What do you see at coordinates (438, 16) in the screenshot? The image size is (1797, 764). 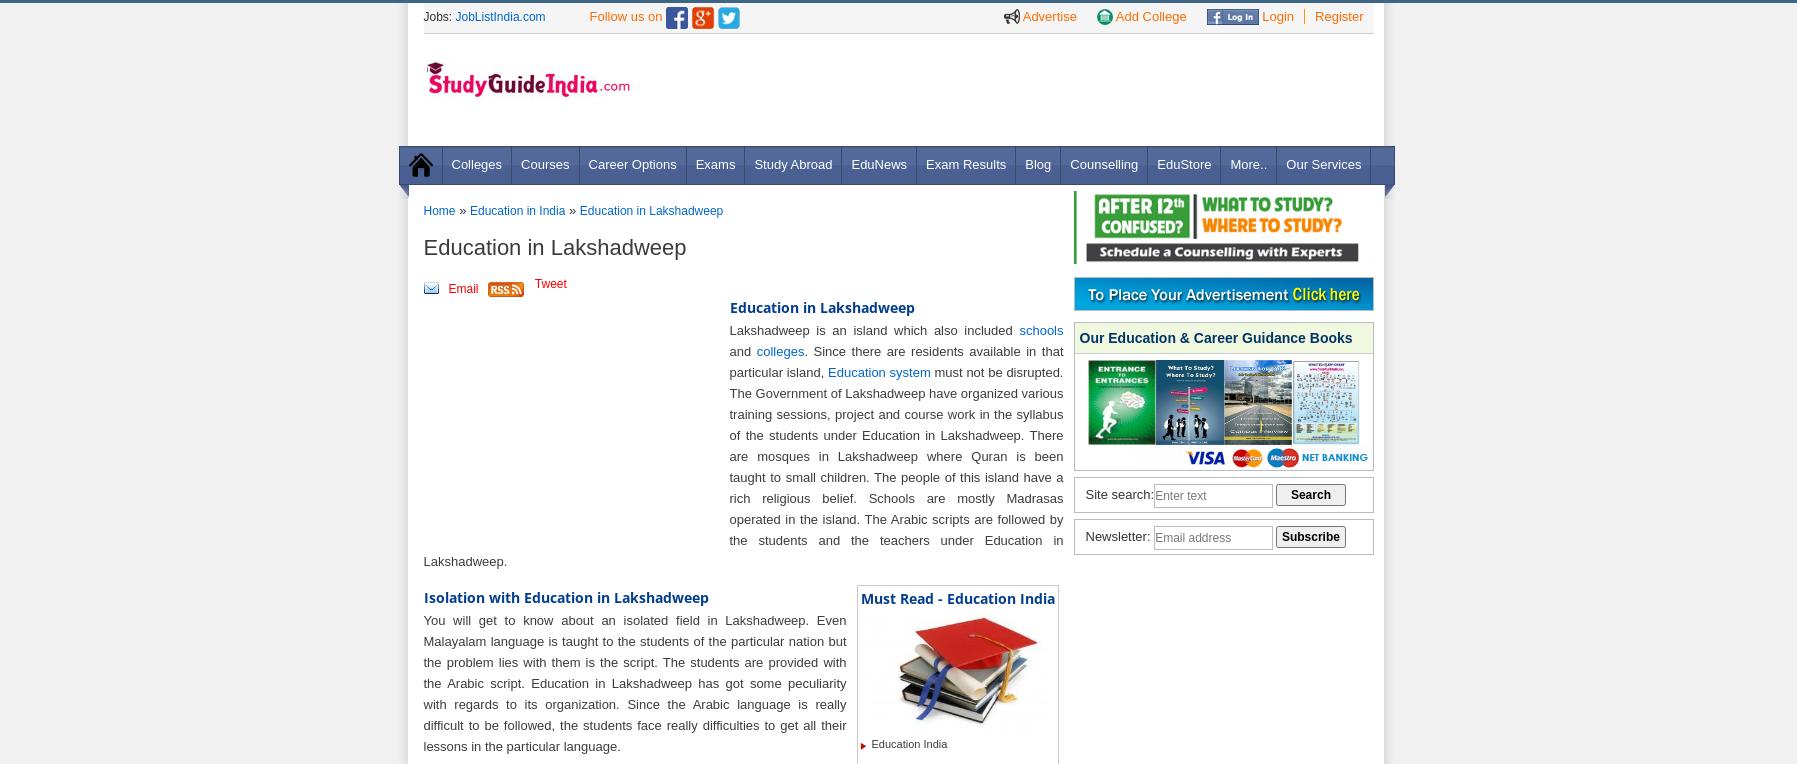 I see `'Jobs:'` at bounding box center [438, 16].